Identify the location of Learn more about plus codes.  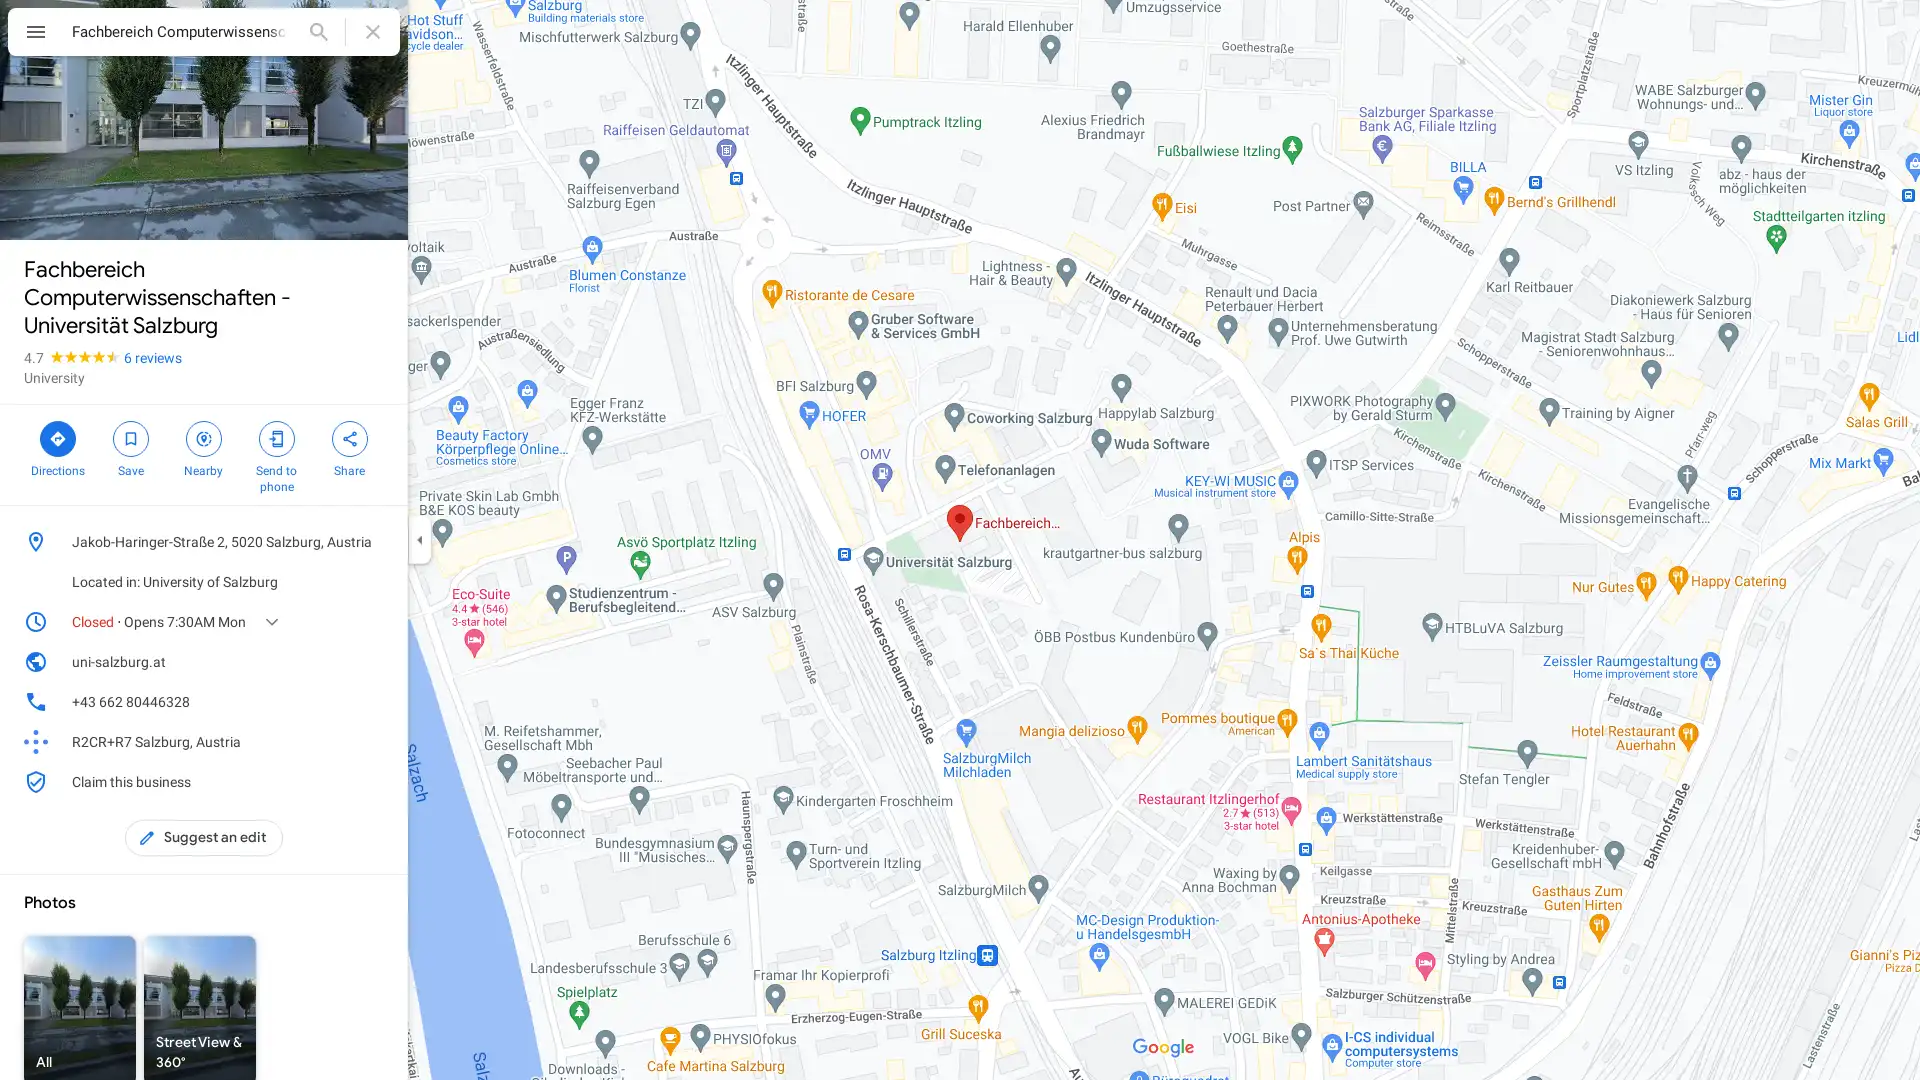
(374, 741).